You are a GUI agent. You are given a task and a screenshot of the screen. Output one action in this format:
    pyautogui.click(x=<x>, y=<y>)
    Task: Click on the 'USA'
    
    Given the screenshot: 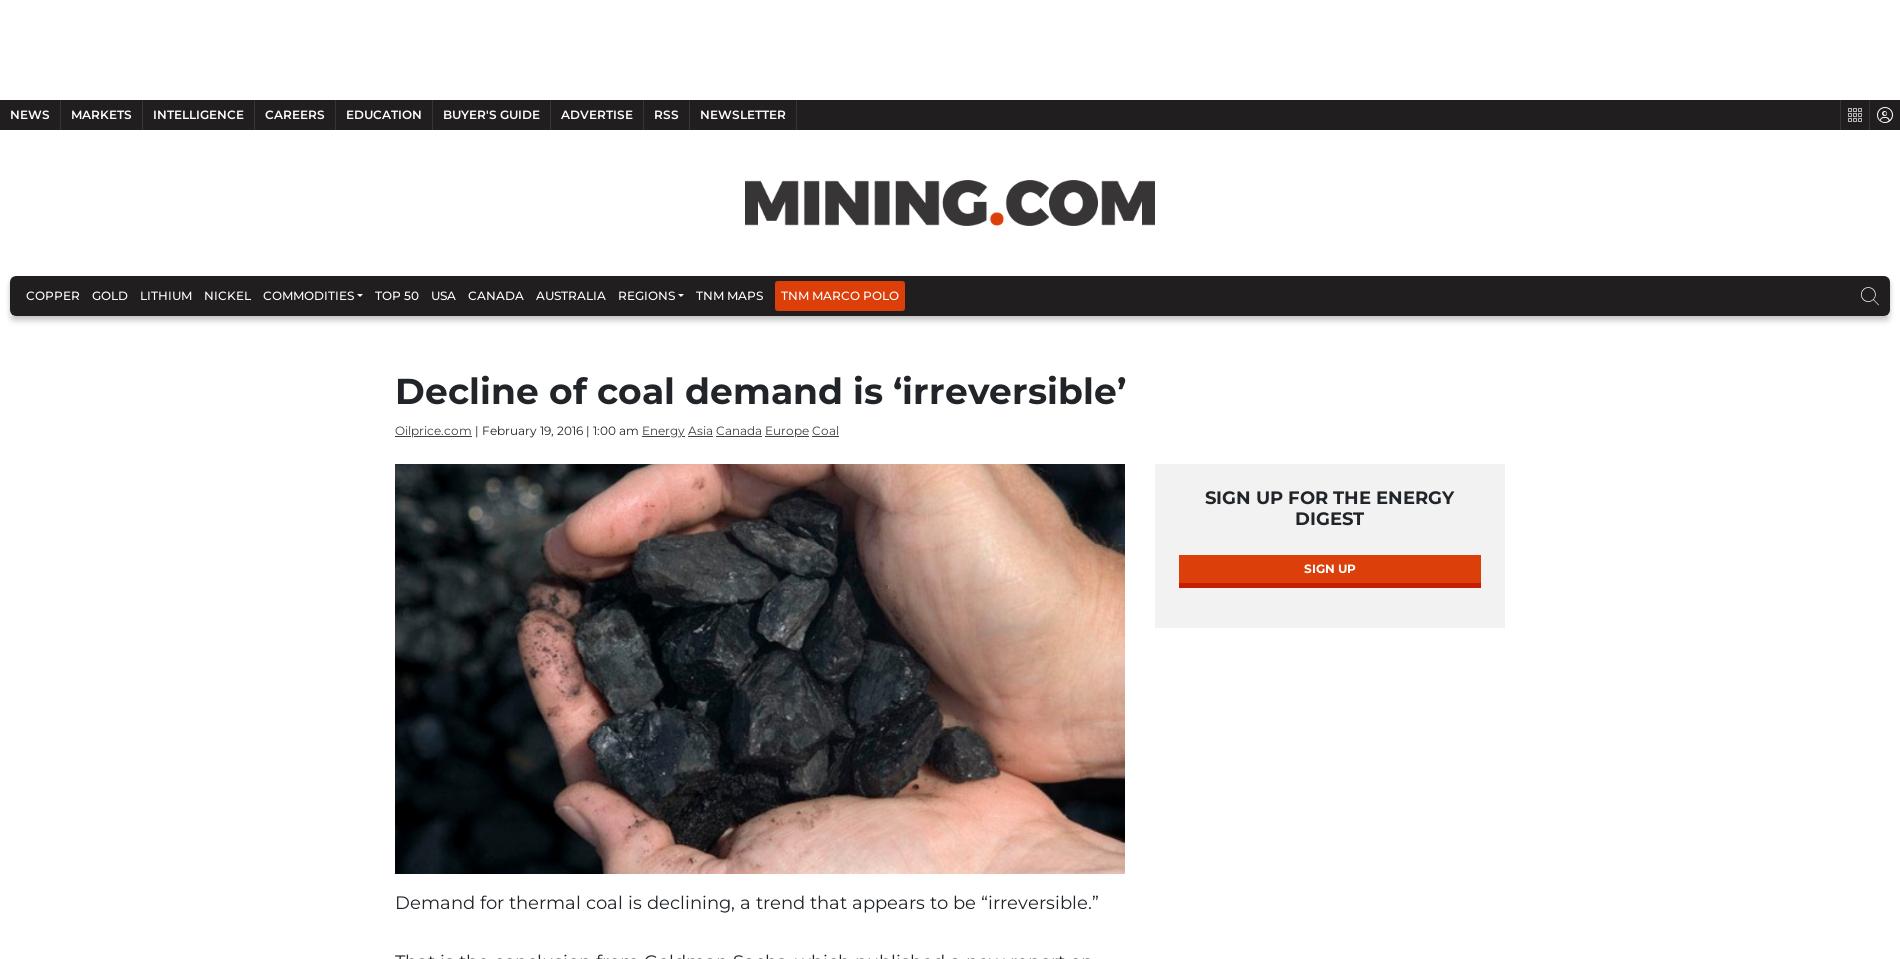 What is the action you would take?
    pyautogui.click(x=442, y=294)
    